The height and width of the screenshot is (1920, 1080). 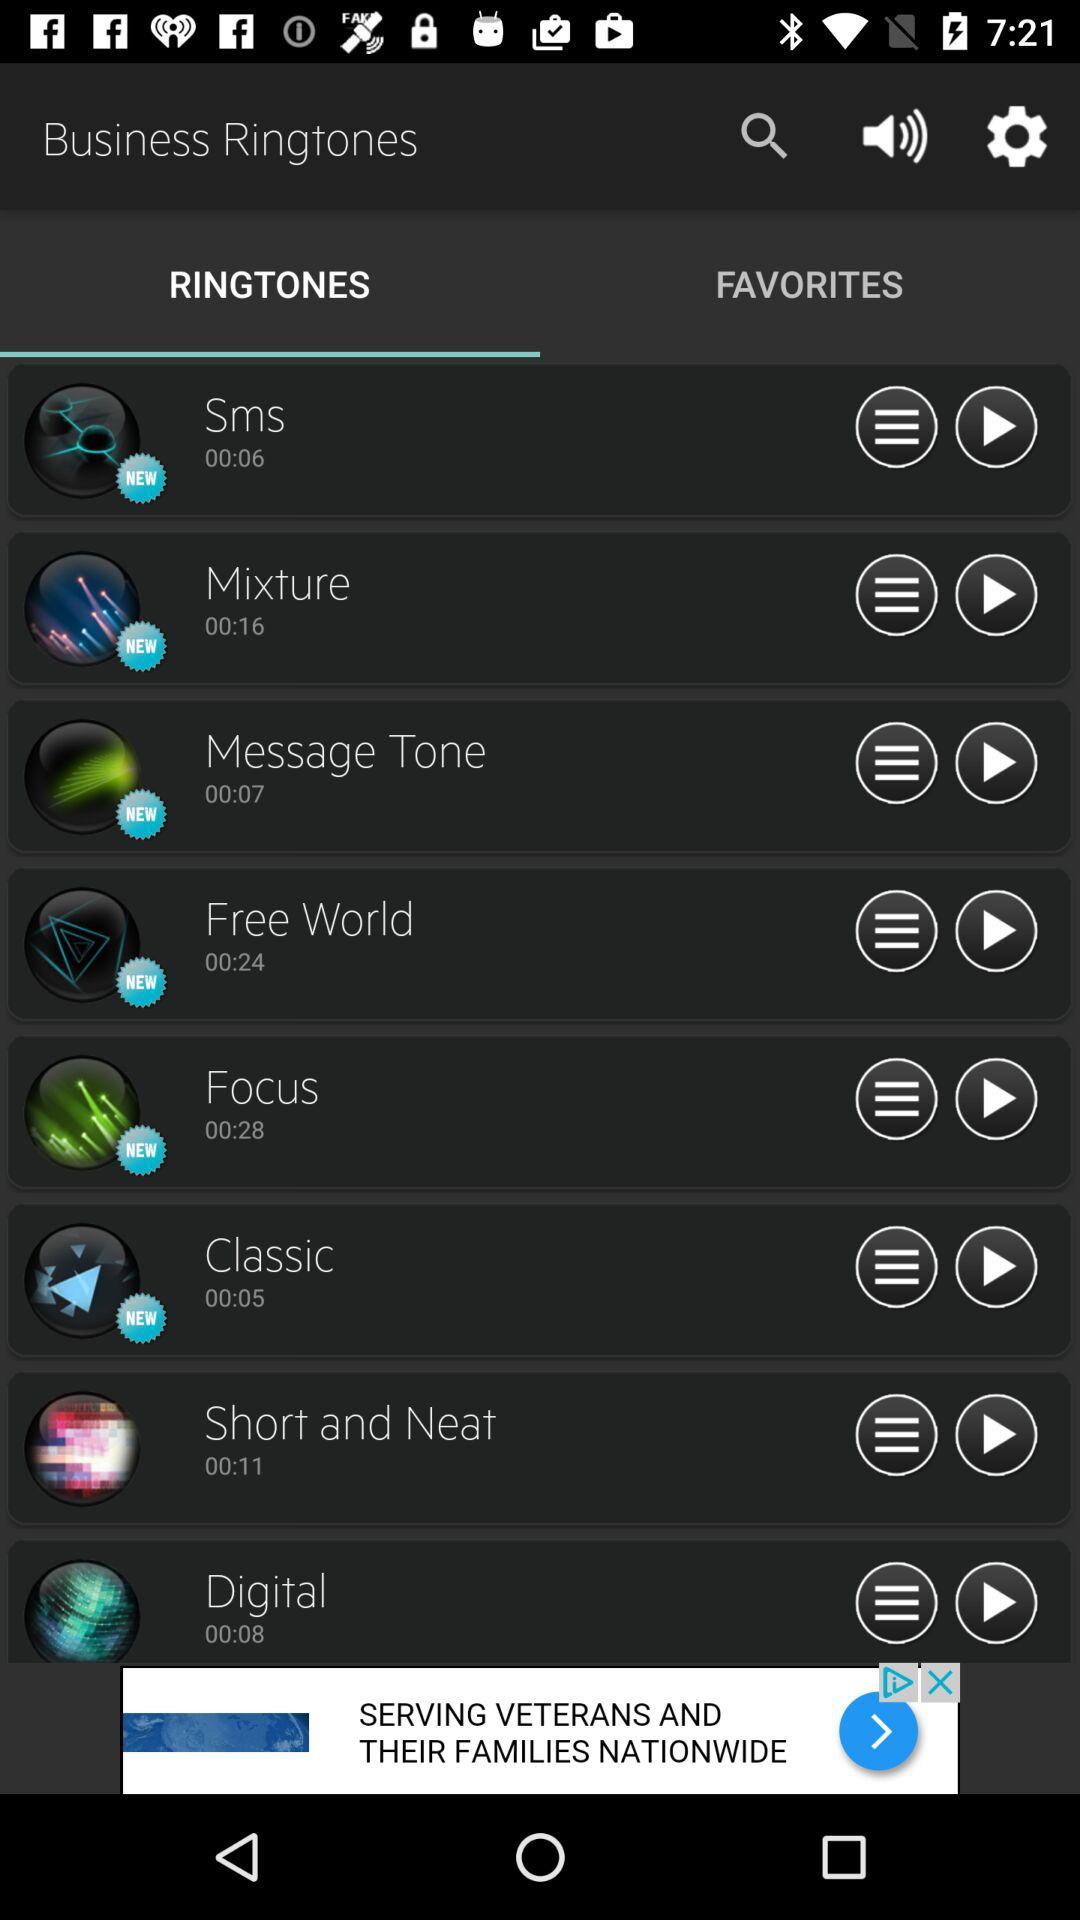 What do you see at coordinates (895, 931) in the screenshot?
I see `customize` at bounding box center [895, 931].